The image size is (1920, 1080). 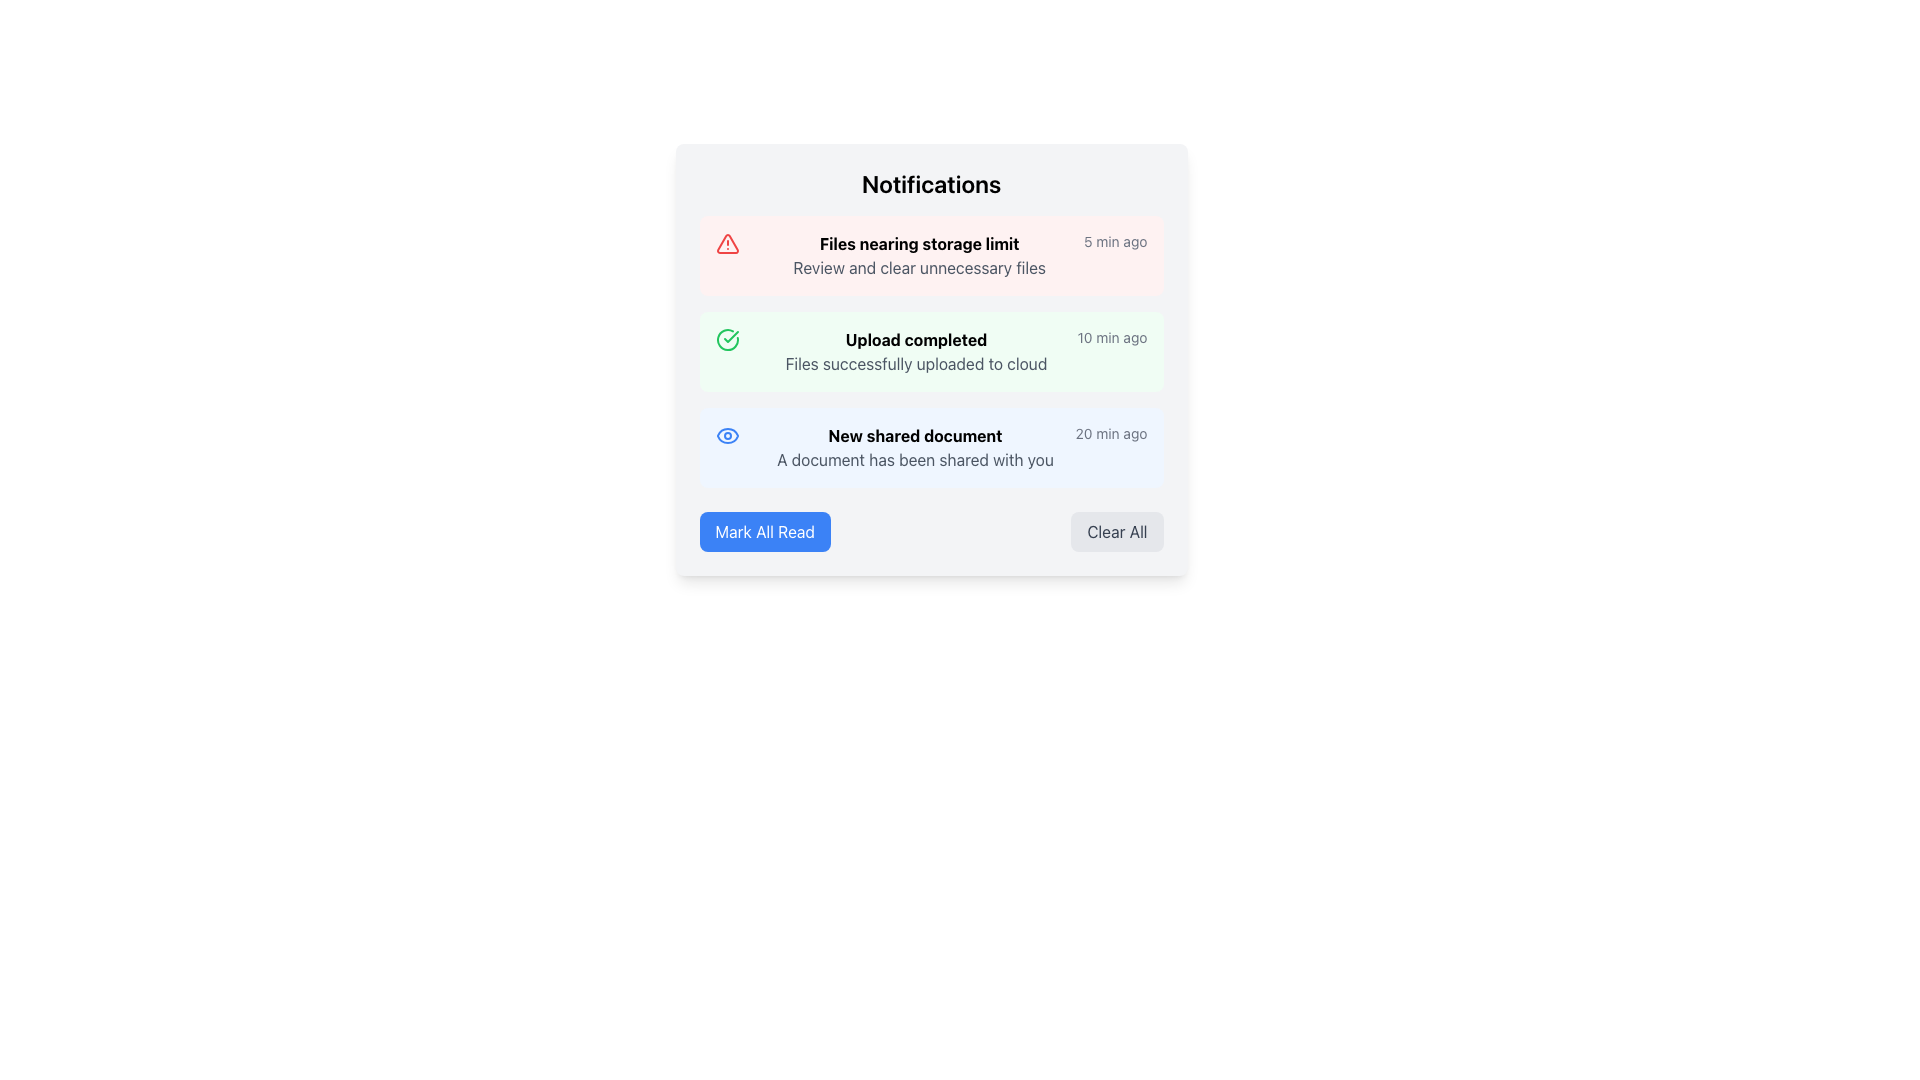 I want to click on the 'This Text Label' indicating successful upload completion in the notification panel, so click(x=915, y=338).